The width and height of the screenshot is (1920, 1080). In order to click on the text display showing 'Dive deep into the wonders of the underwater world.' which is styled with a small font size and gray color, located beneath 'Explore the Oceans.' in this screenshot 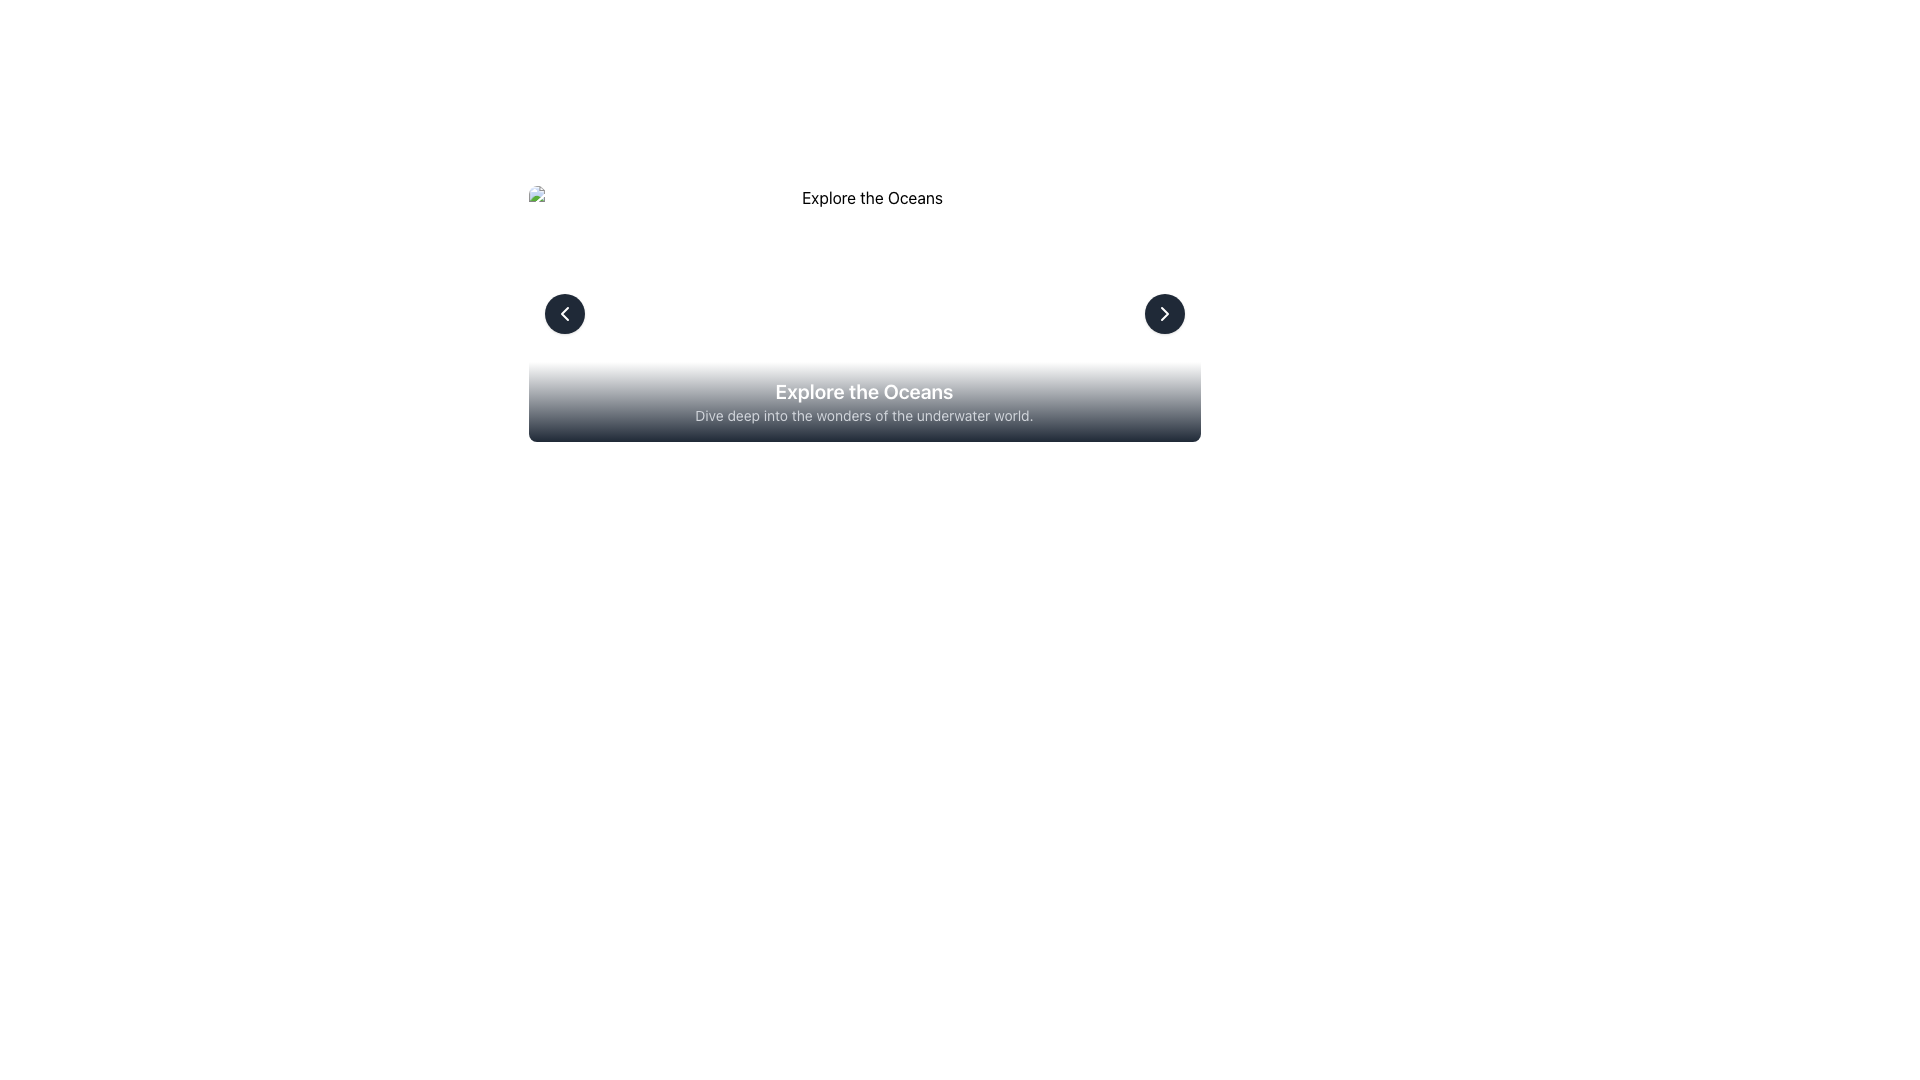, I will do `click(864, 415)`.